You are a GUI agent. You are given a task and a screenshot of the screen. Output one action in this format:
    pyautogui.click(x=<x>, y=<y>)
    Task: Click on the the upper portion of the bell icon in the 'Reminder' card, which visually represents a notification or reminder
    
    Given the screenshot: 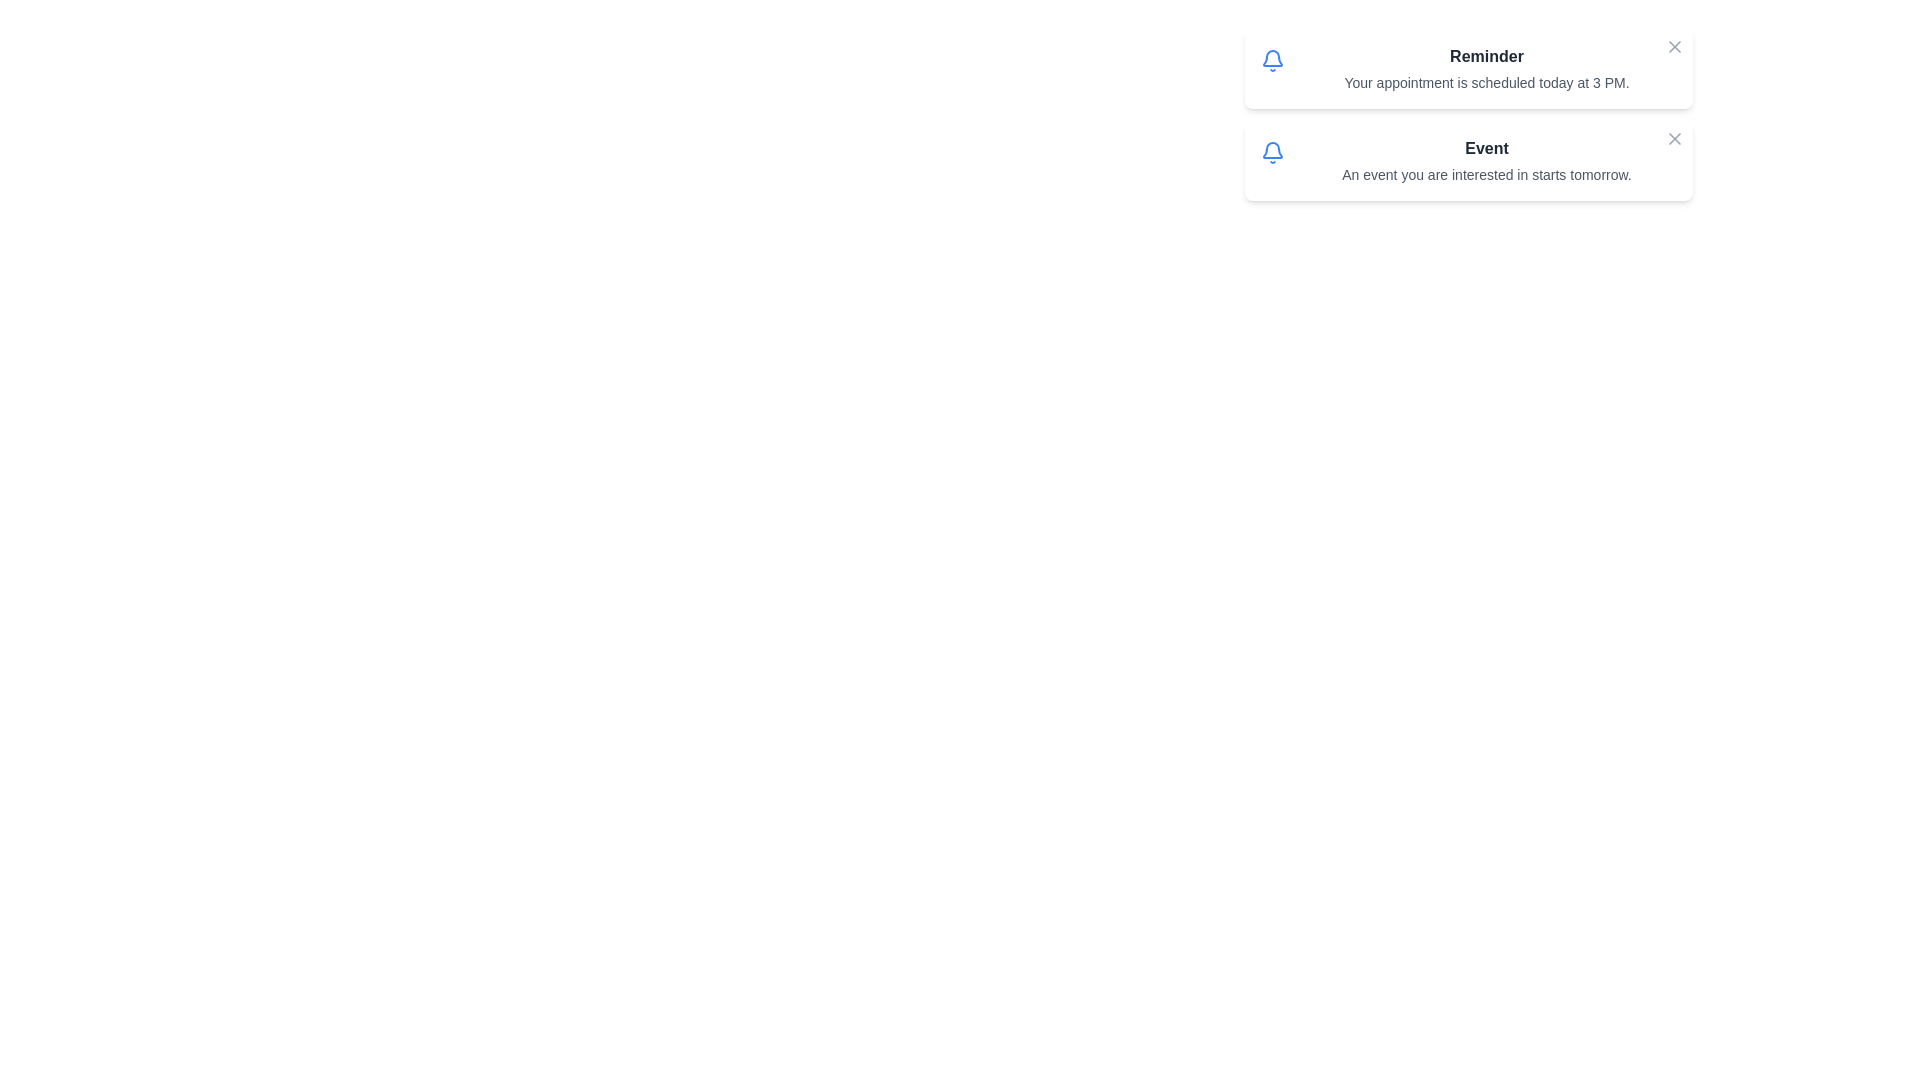 What is the action you would take?
    pyautogui.click(x=1271, y=57)
    